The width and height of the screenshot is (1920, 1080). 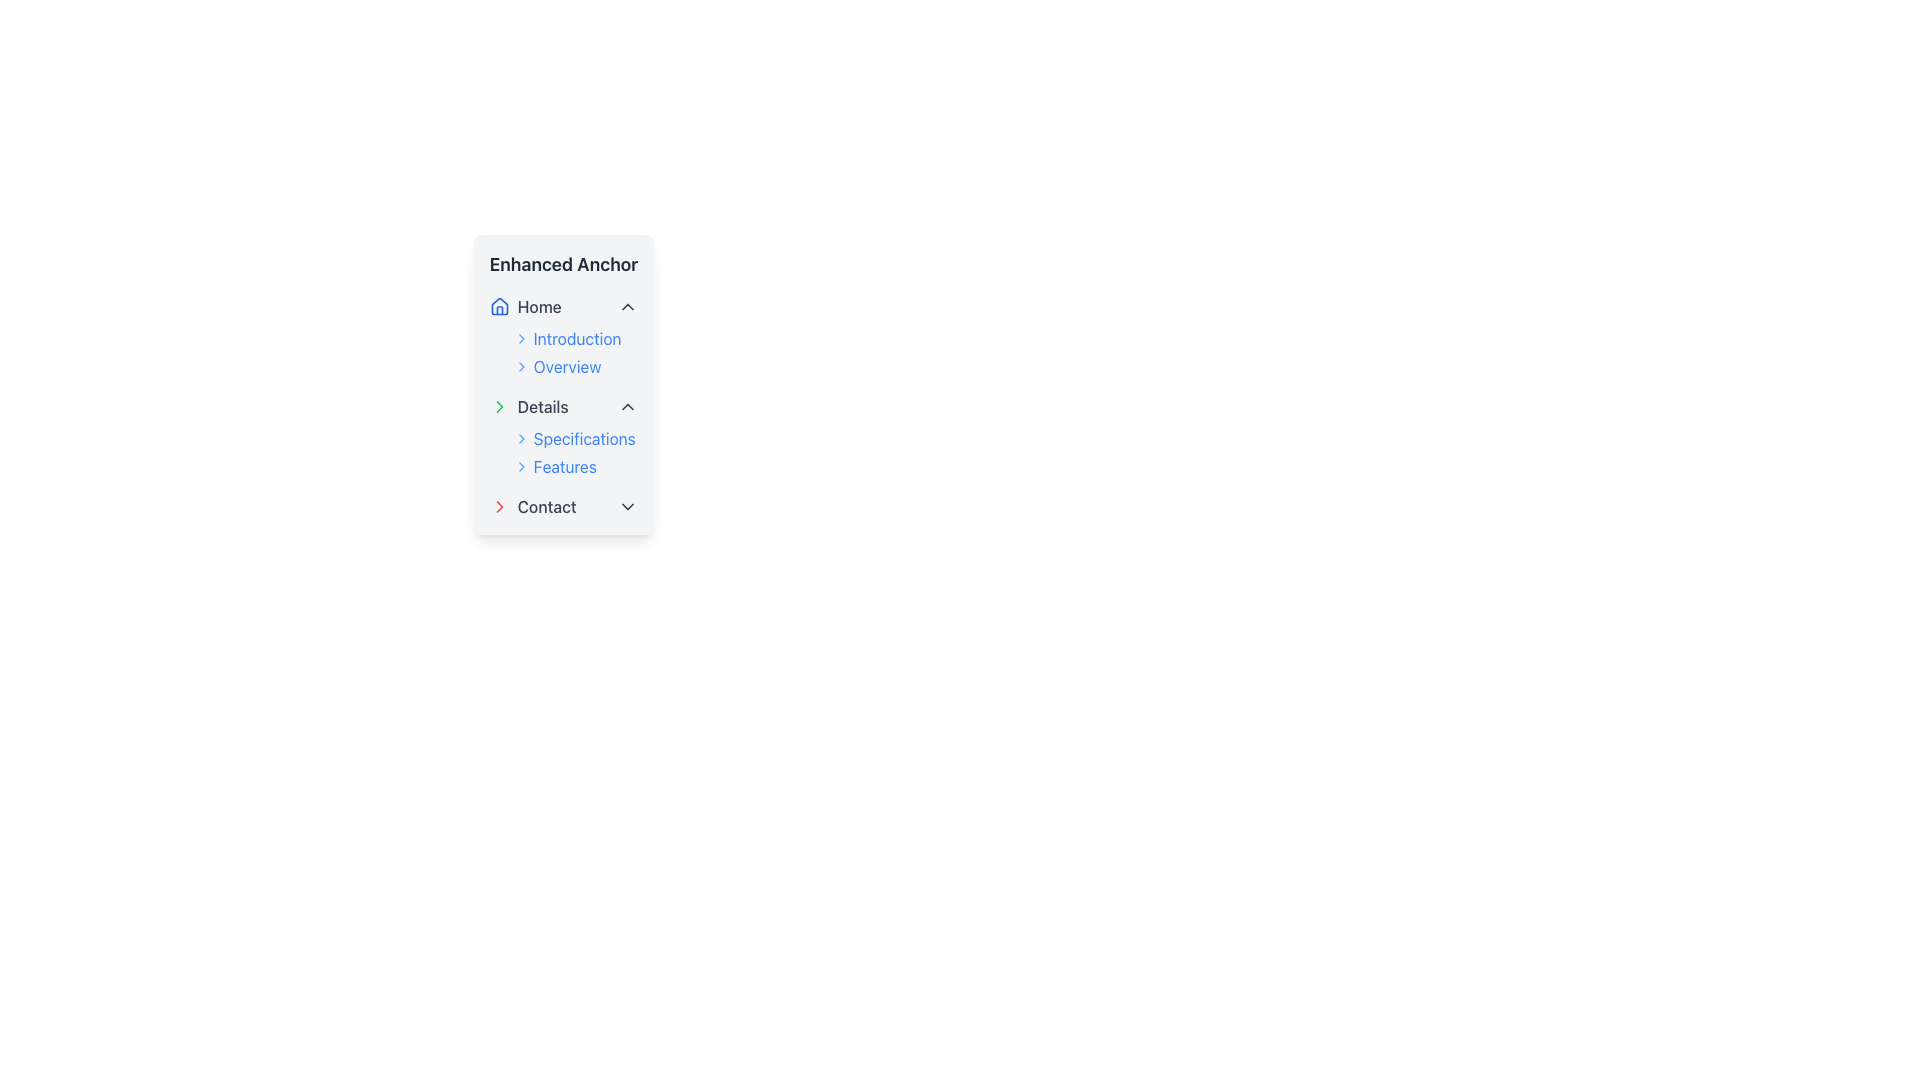 What do you see at coordinates (575, 366) in the screenshot?
I see `the 'Overview' hyperlink text in the 'Enhanced Anchor' side menu` at bounding box center [575, 366].